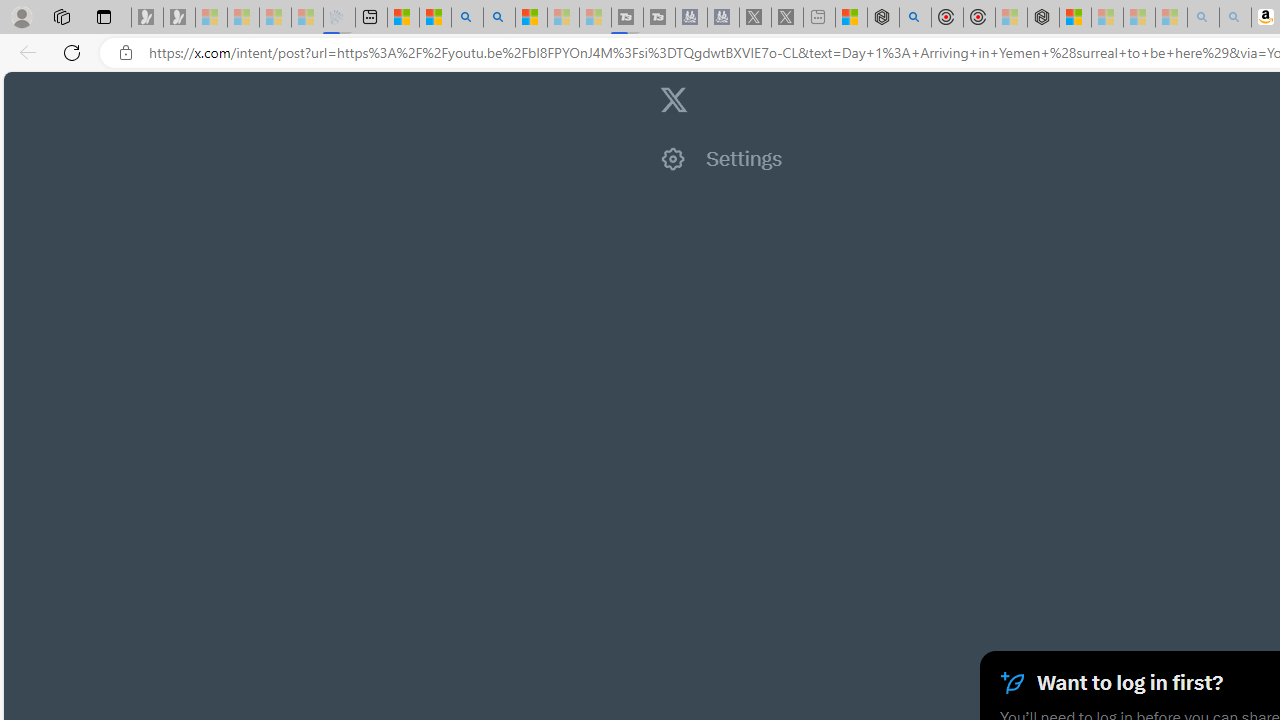 This screenshot has height=720, width=1280. I want to click on 'Amazon Echo Dot PNG - Search Images - Sleeping', so click(1234, 17).